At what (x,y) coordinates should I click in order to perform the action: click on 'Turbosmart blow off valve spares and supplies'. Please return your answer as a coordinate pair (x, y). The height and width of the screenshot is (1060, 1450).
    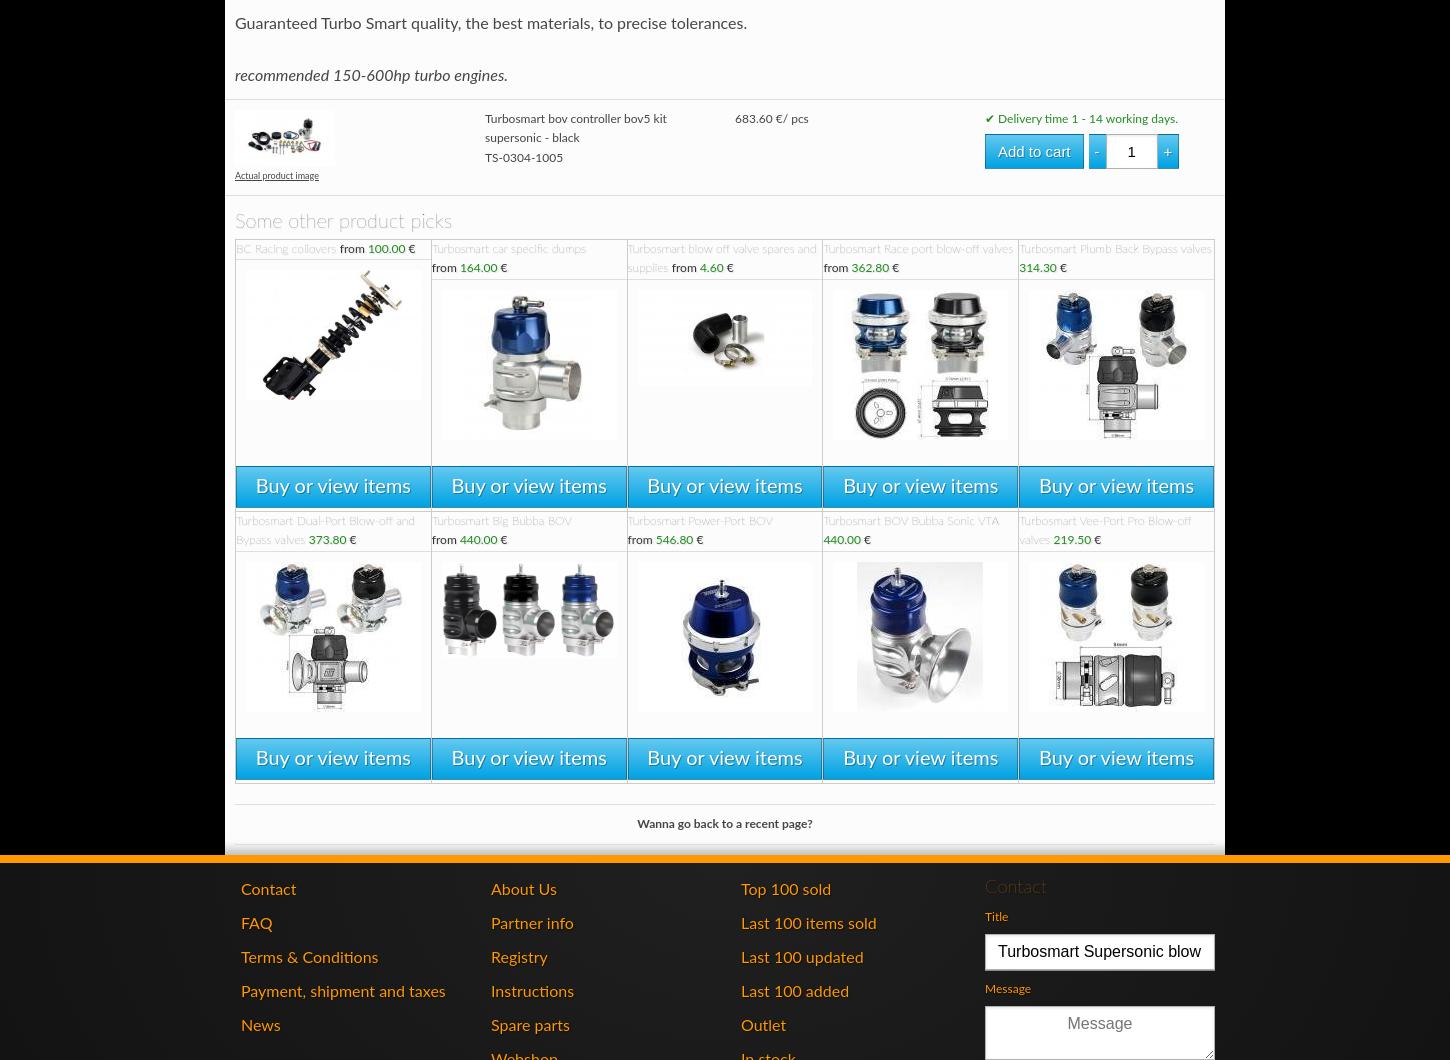
    Looking at the image, I should click on (720, 257).